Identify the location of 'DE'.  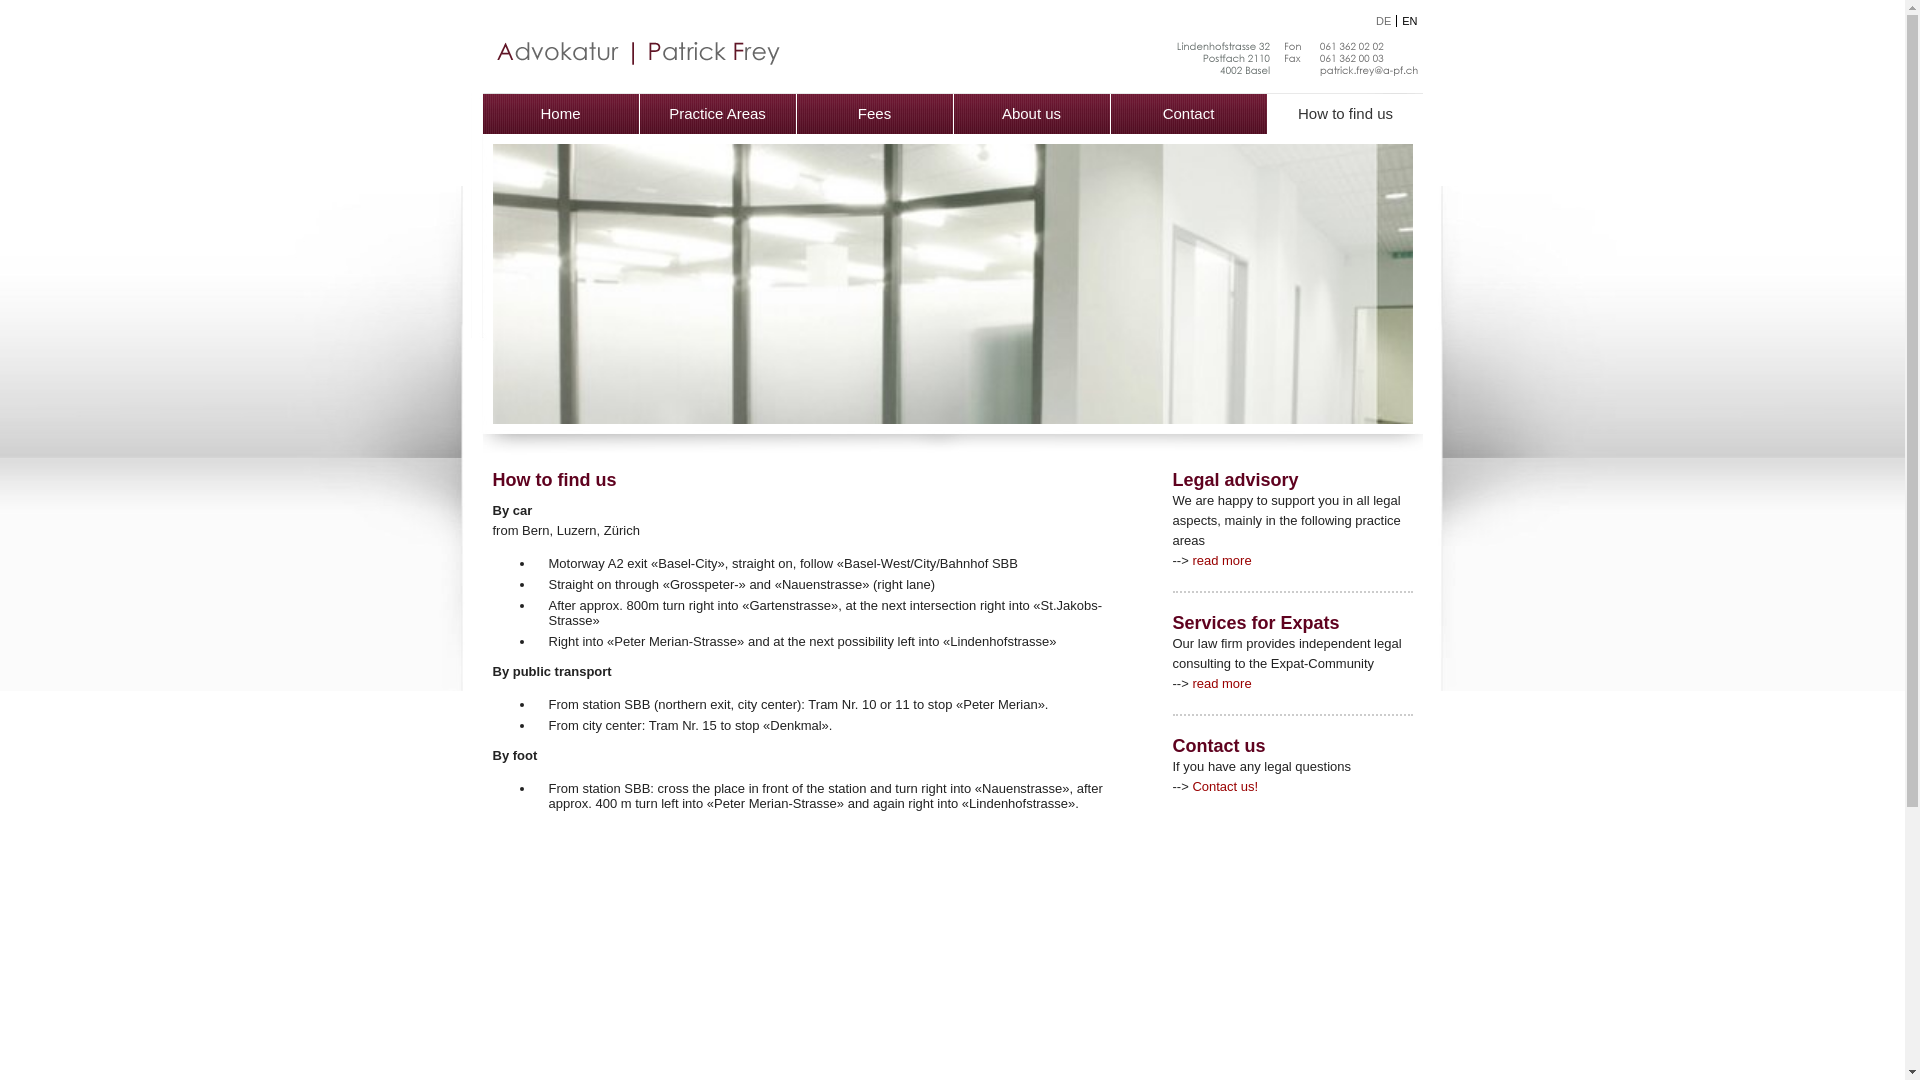
(1375, 20).